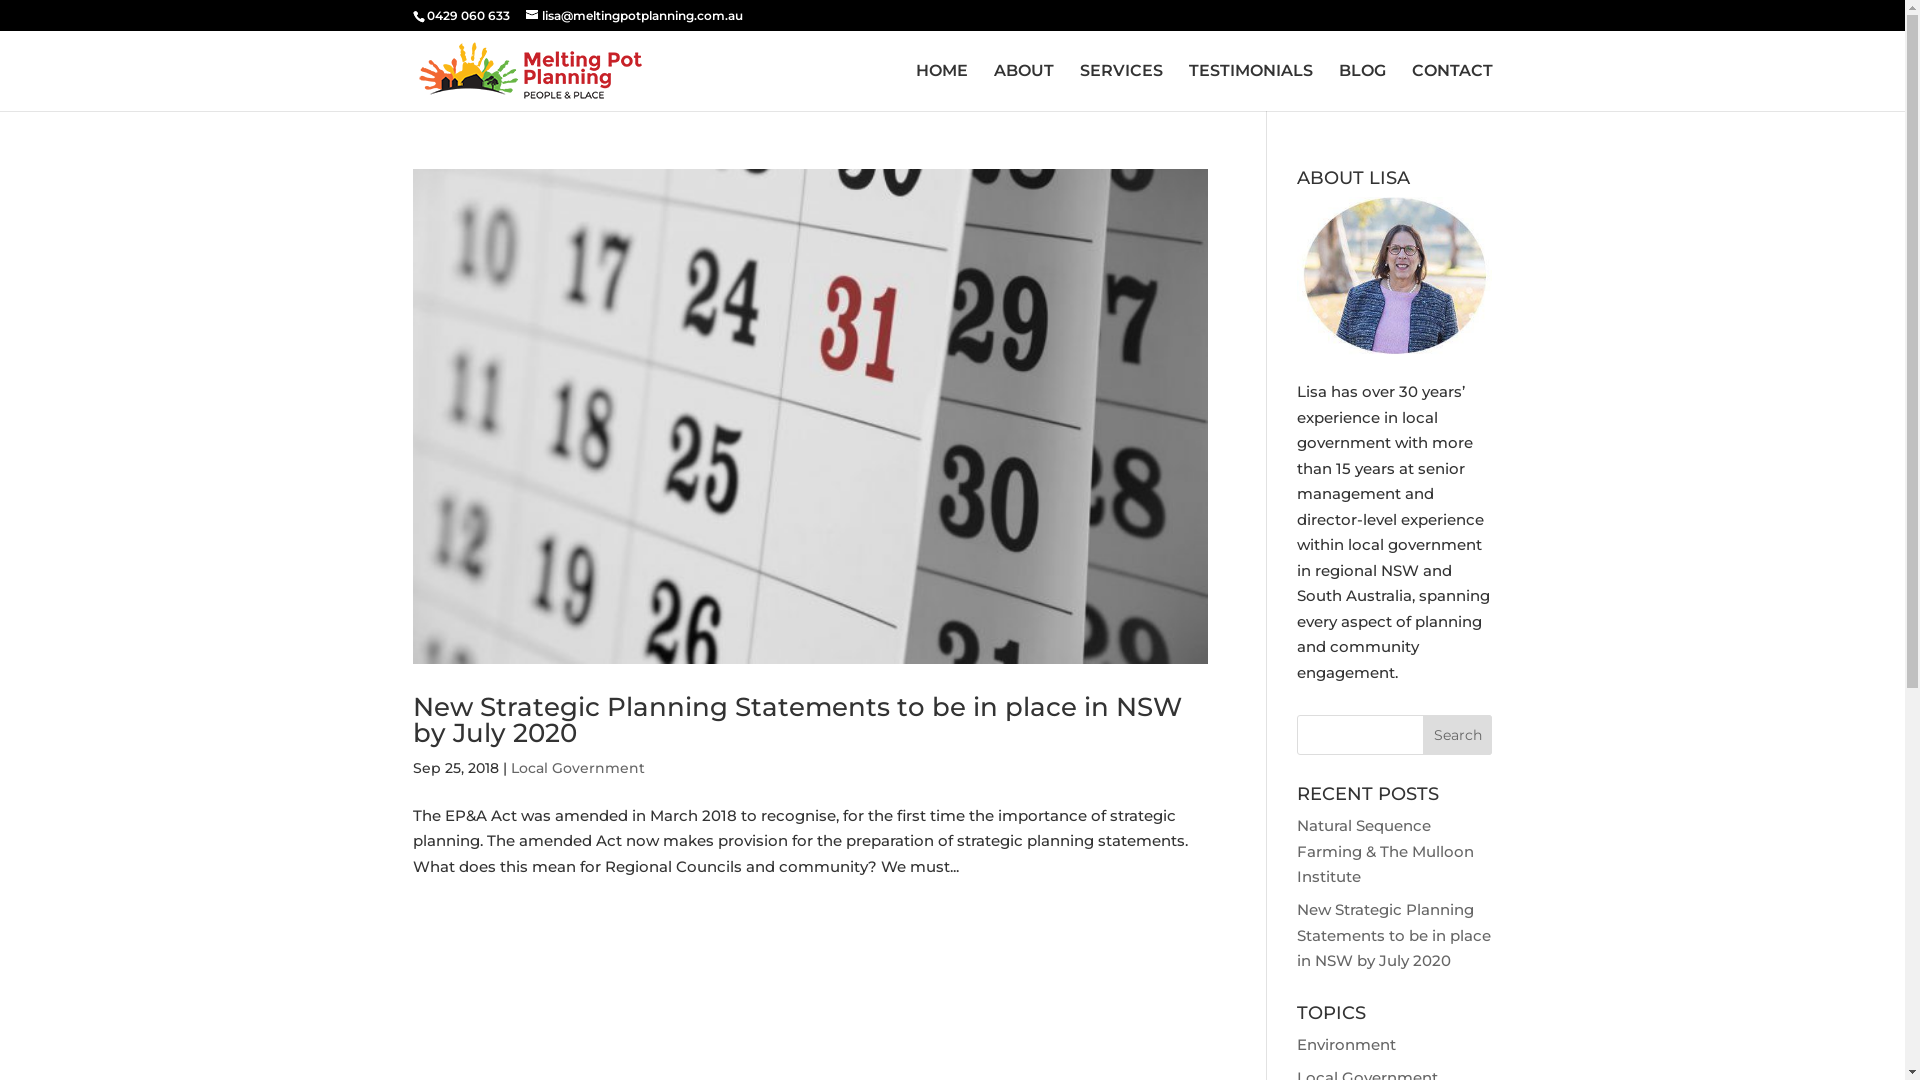  What do you see at coordinates (1121, 86) in the screenshot?
I see `'SERVICES'` at bounding box center [1121, 86].